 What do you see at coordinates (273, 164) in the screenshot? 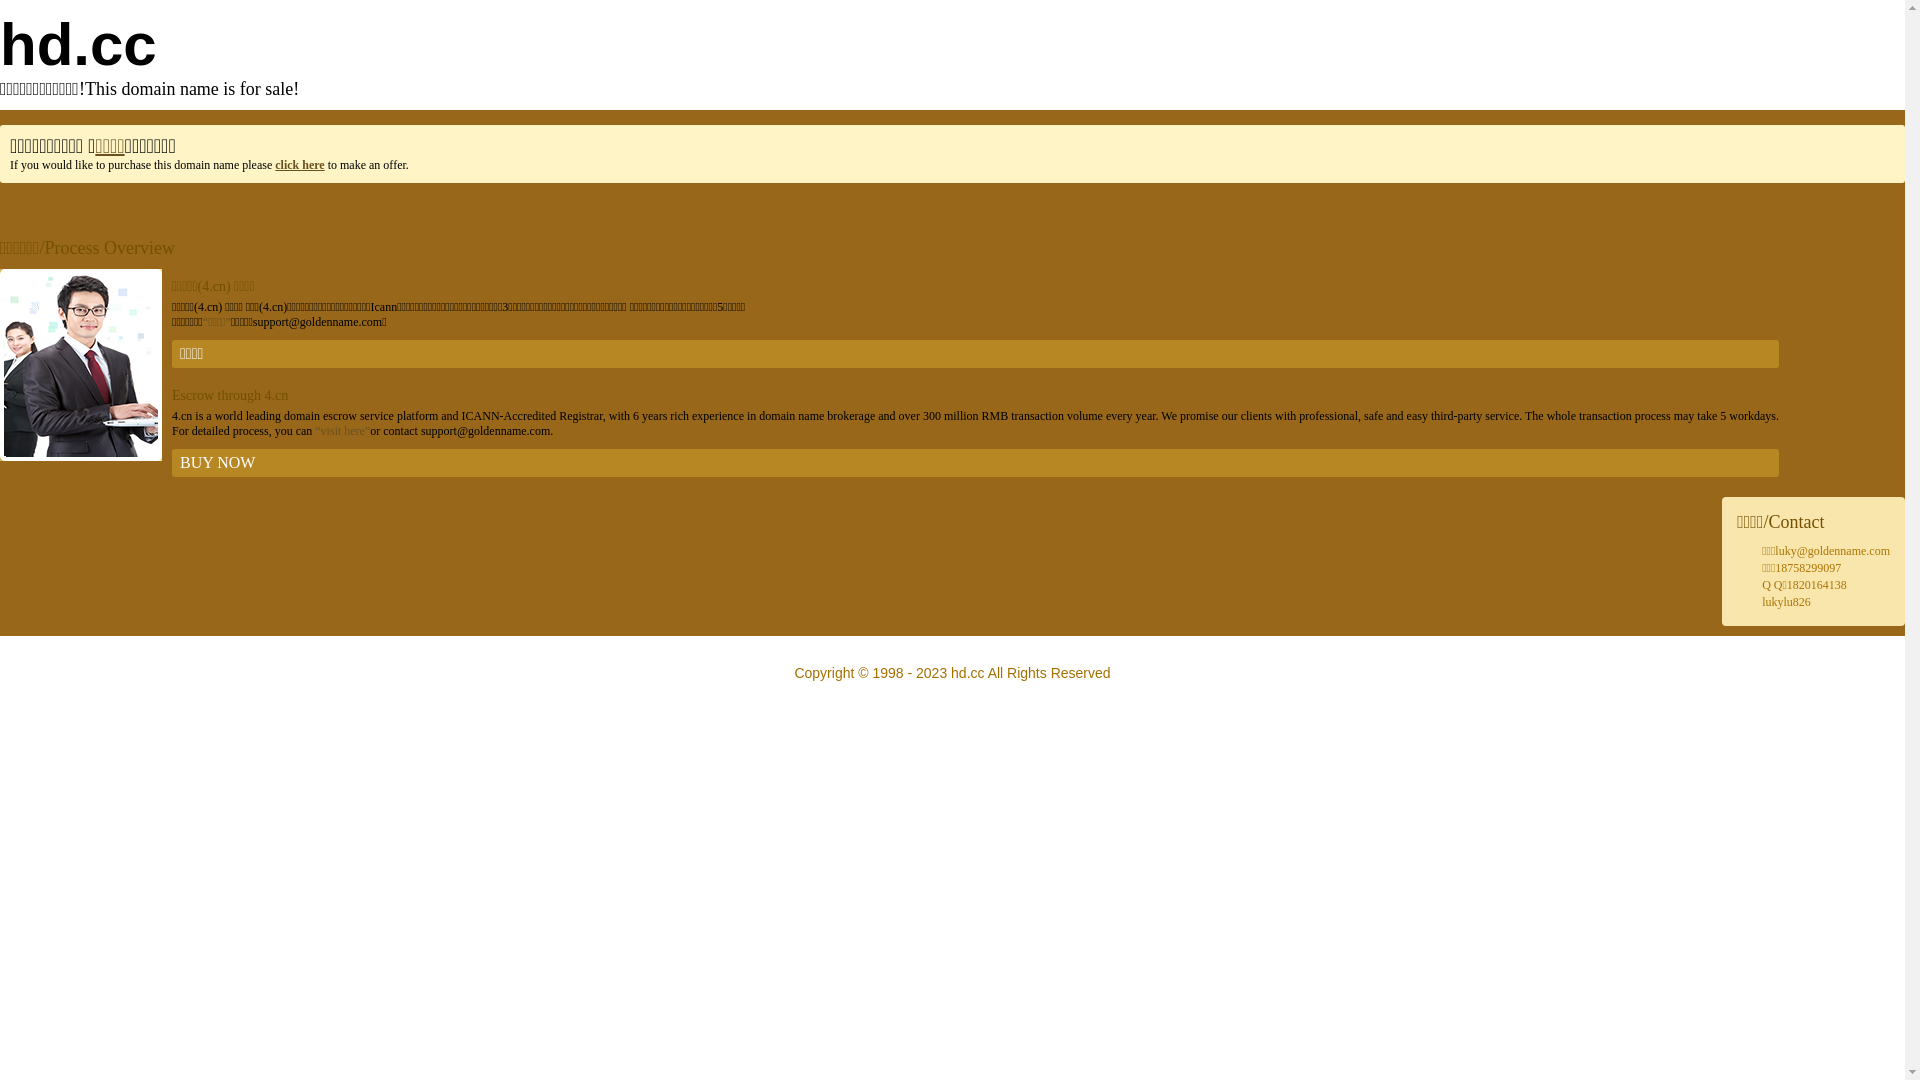
I see `'click here'` at bounding box center [273, 164].